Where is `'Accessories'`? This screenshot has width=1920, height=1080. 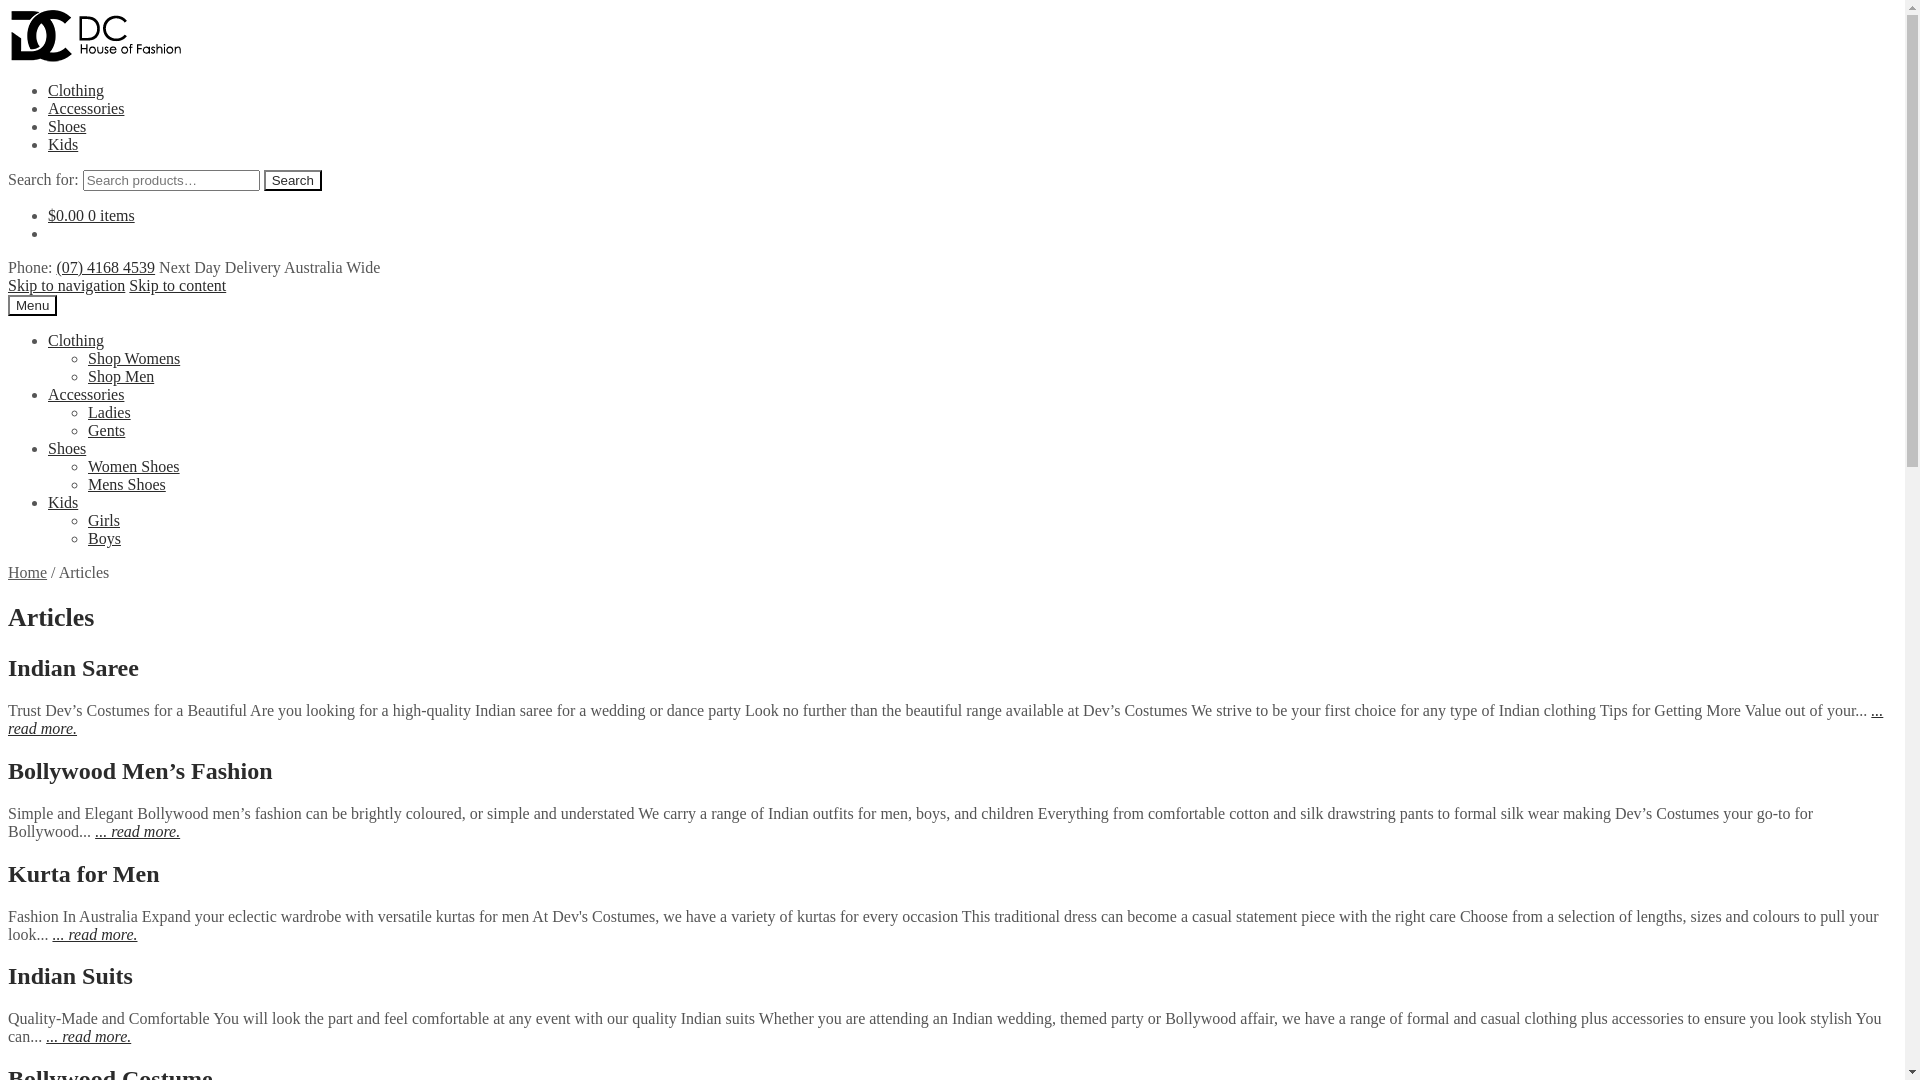 'Accessories' is located at coordinates (85, 108).